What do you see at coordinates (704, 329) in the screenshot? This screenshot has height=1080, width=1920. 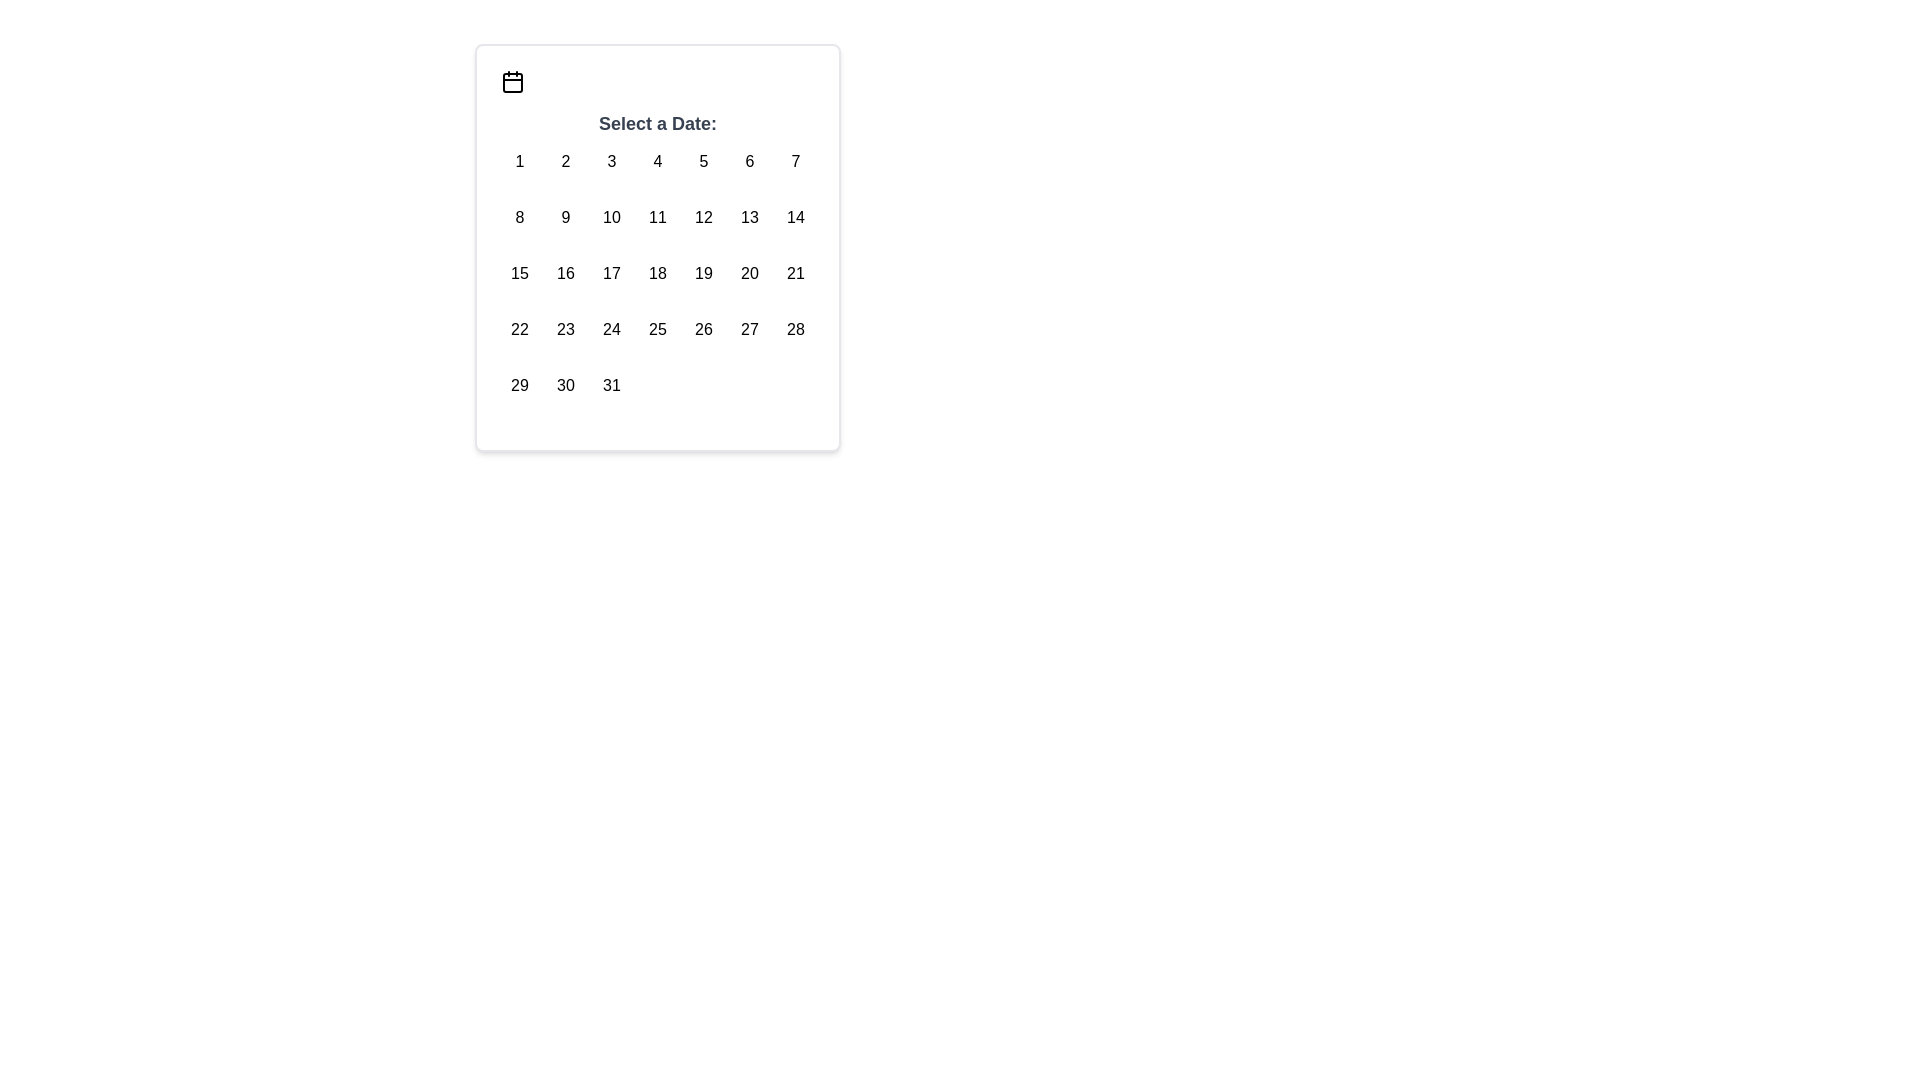 I see `the button representing the date '26' in the calendar grid` at bounding box center [704, 329].